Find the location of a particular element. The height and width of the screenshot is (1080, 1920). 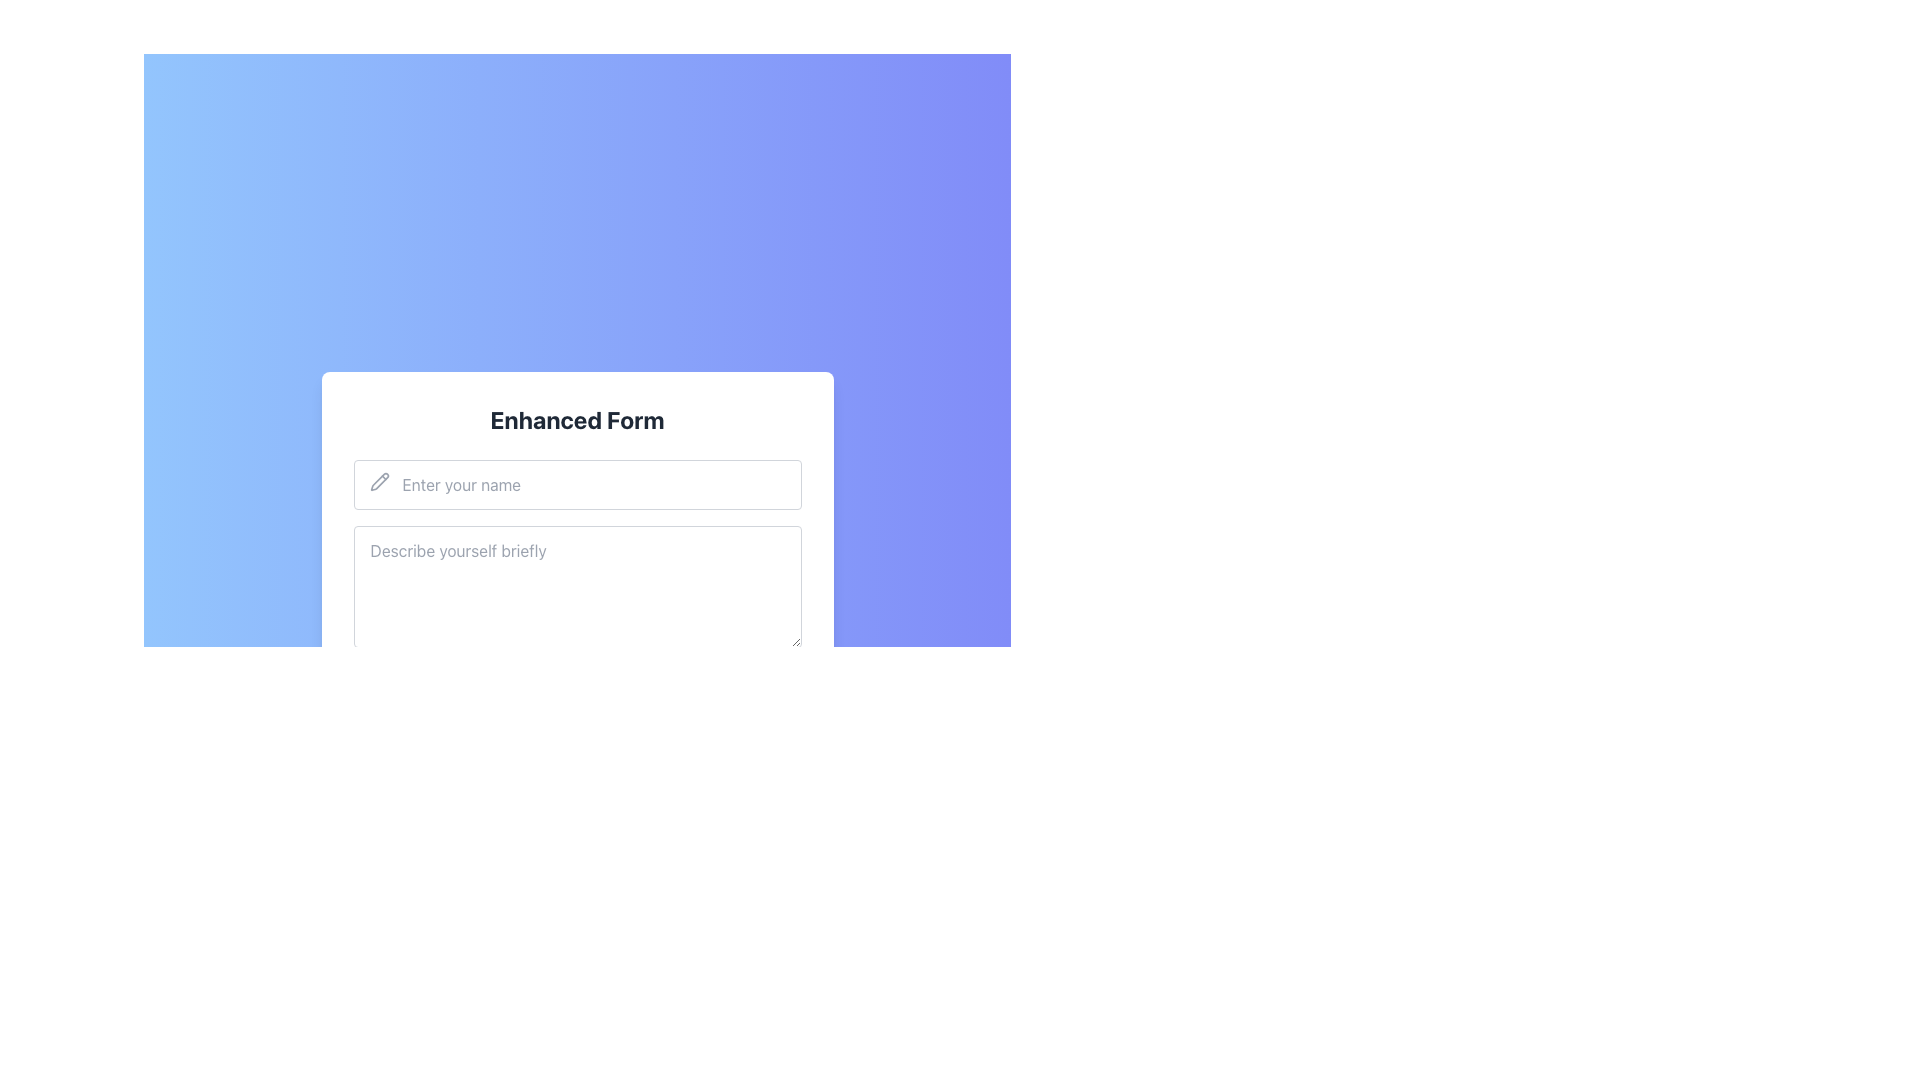

the pencil icon located to the left of the 'Enter your name' input field, which represents editing capabilities is located at coordinates (379, 482).